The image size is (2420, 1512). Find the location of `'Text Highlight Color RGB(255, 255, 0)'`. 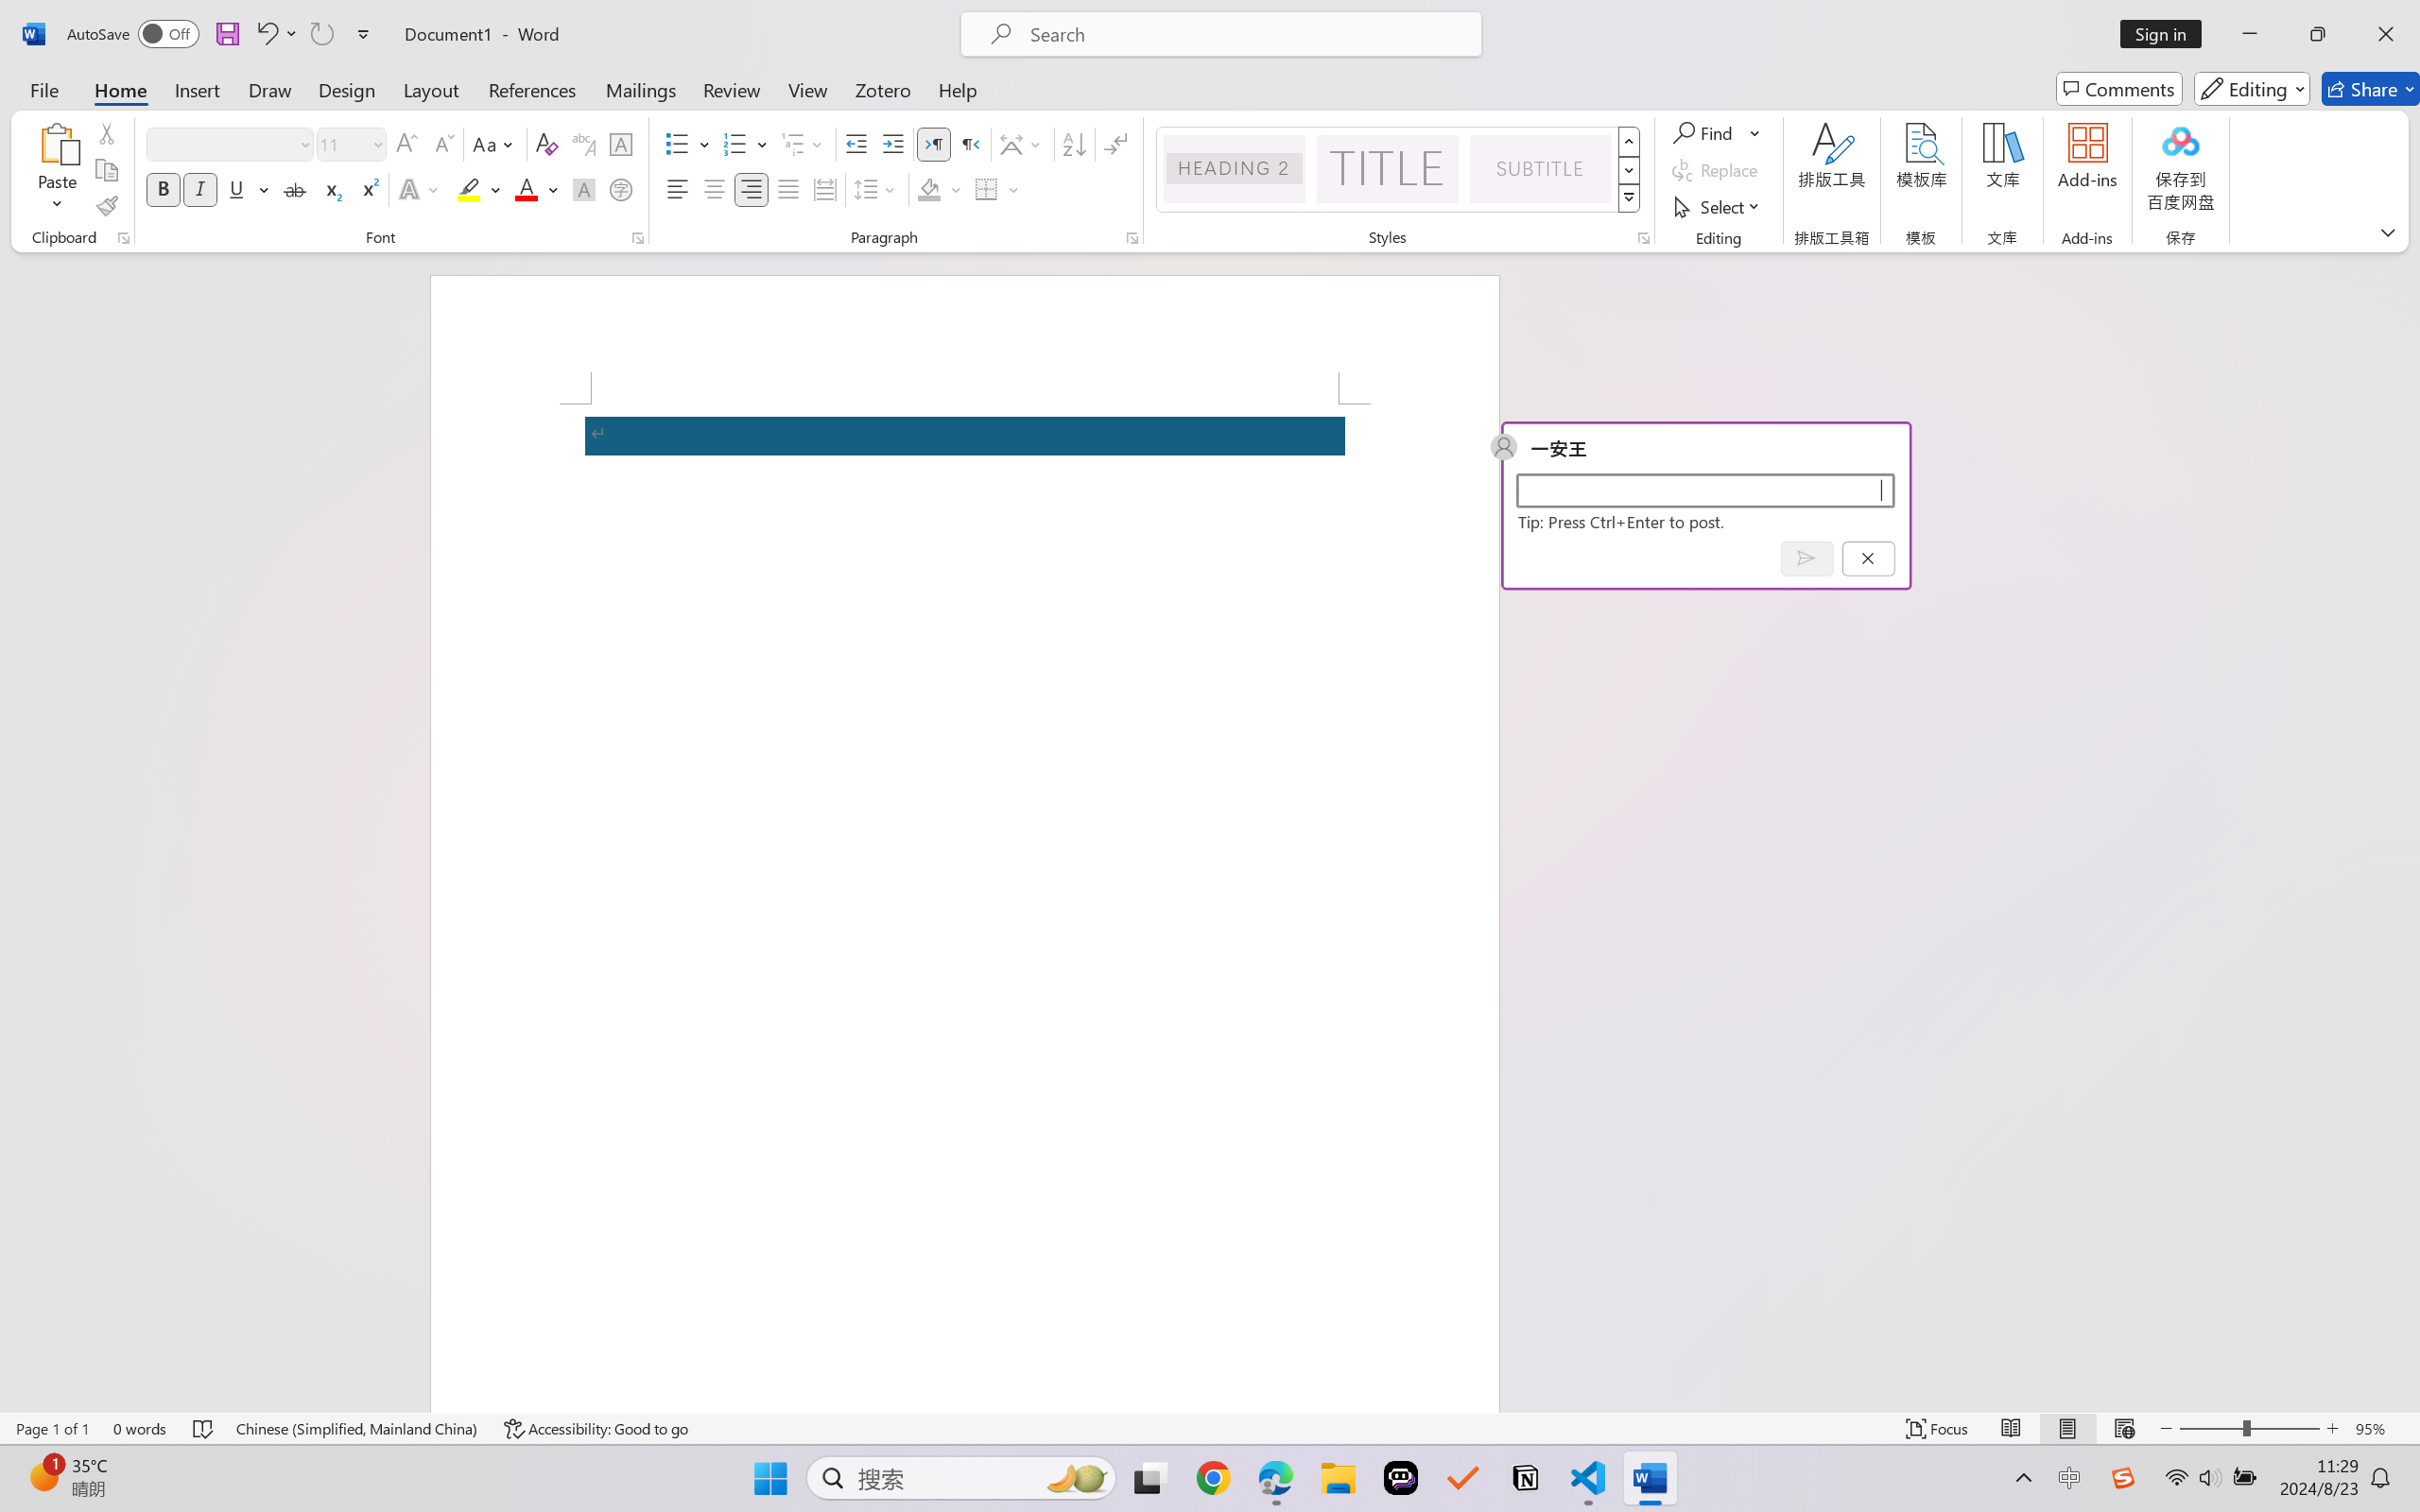

'Text Highlight Color RGB(255, 255, 0)' is located at coordinates (468, 188).